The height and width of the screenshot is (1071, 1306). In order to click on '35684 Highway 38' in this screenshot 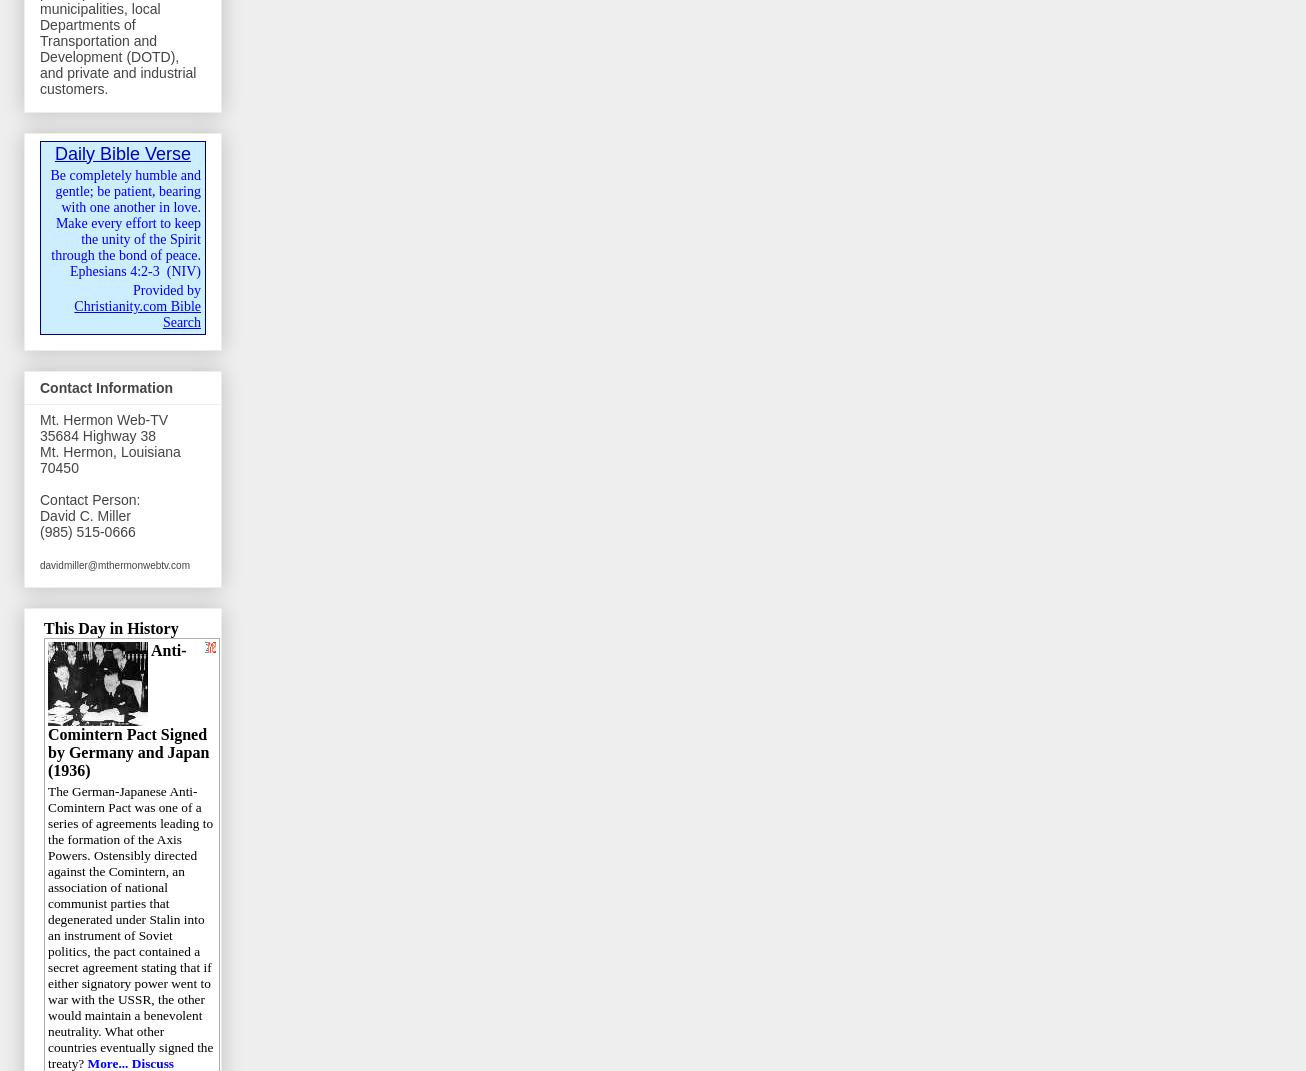, I will do `click(39, 436)`.